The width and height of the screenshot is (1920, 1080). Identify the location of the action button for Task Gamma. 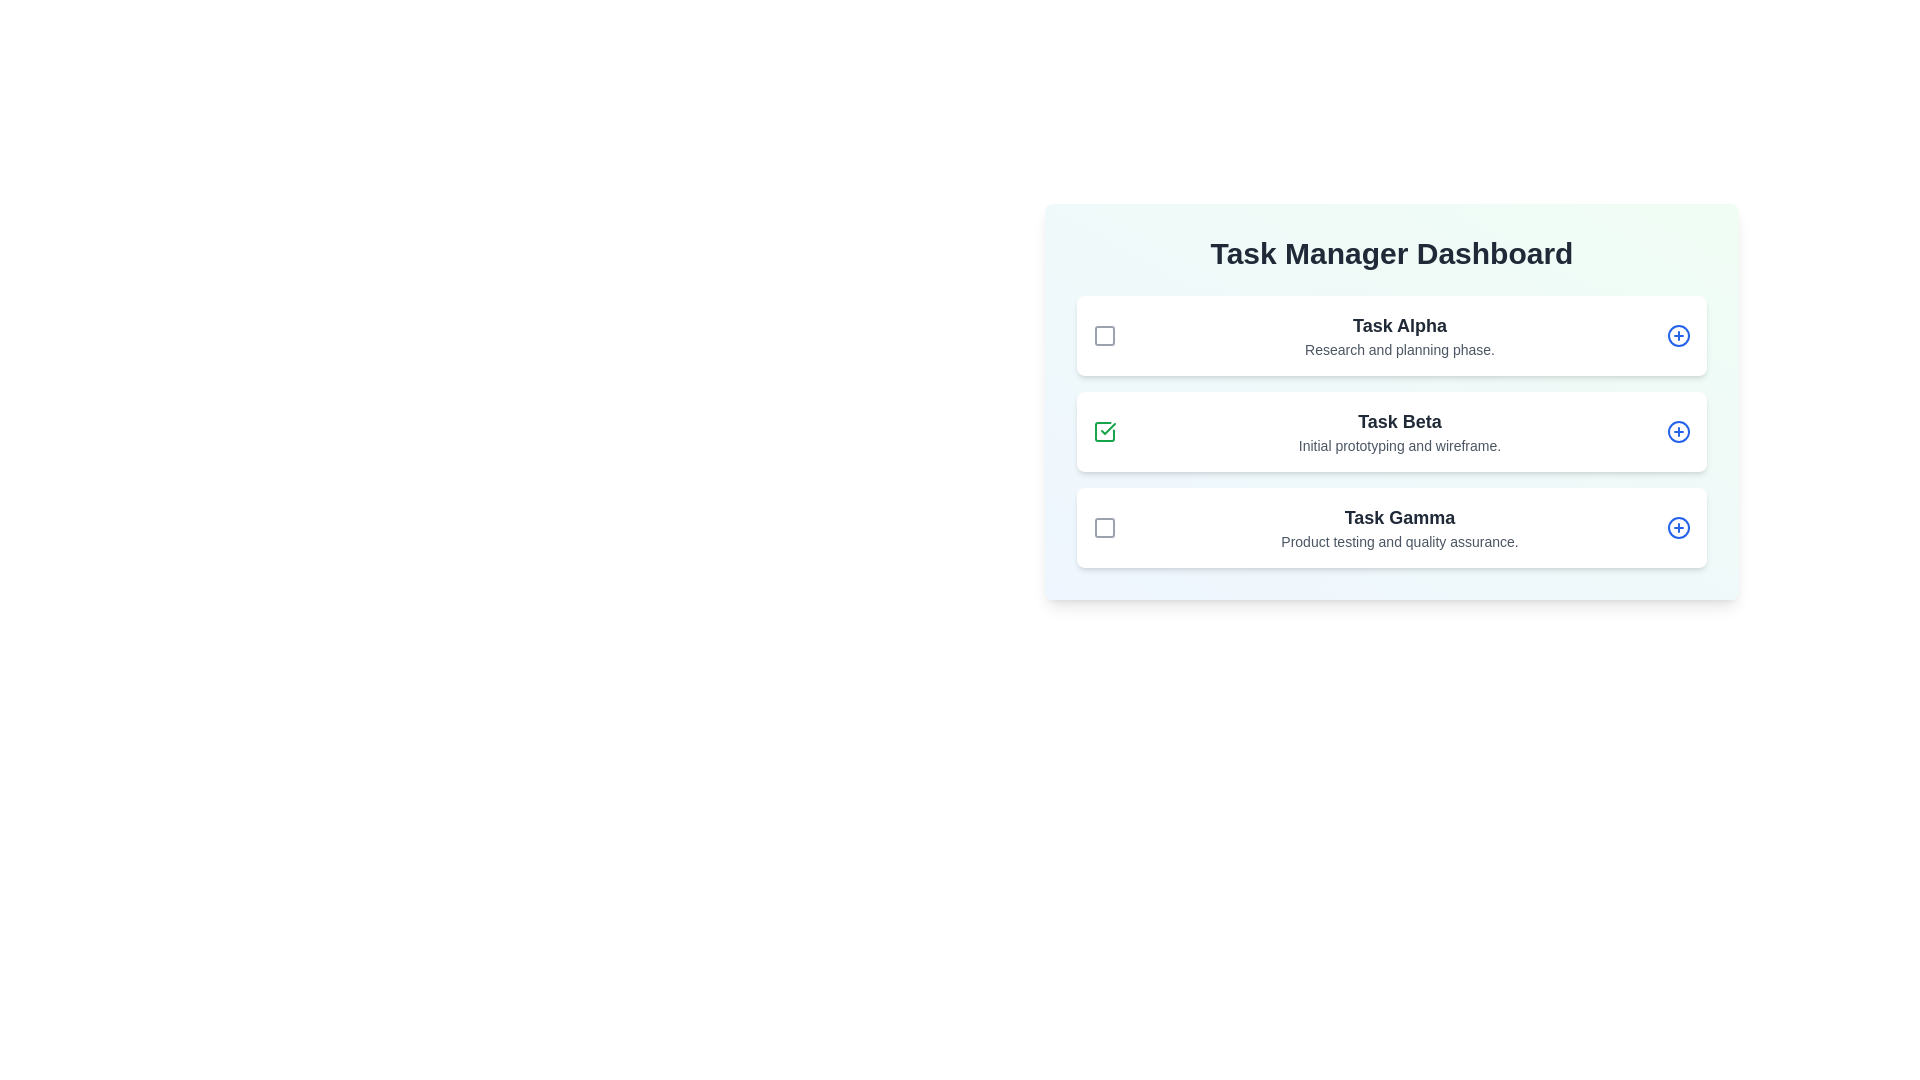
(1679, 527).